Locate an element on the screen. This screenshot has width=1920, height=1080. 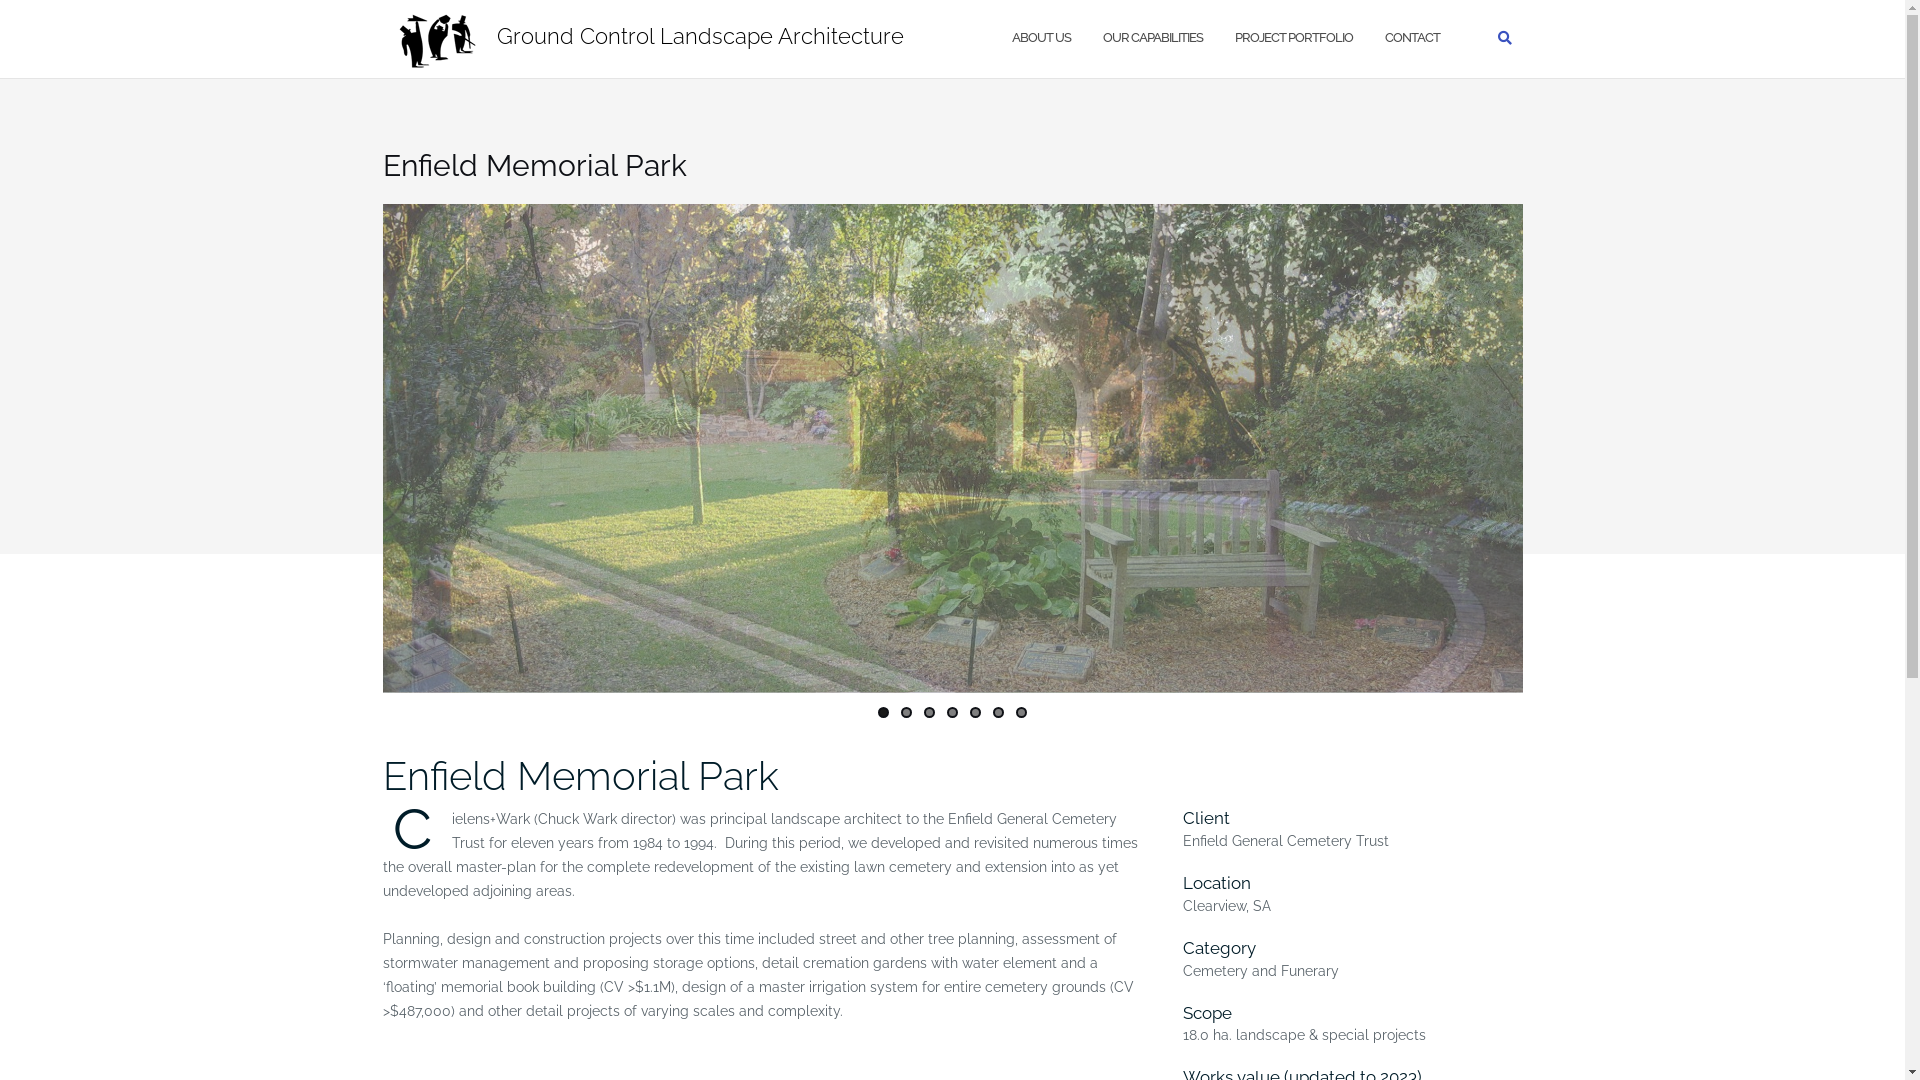
'Enfield Memorial Park' is located at coordinates (579, 774).